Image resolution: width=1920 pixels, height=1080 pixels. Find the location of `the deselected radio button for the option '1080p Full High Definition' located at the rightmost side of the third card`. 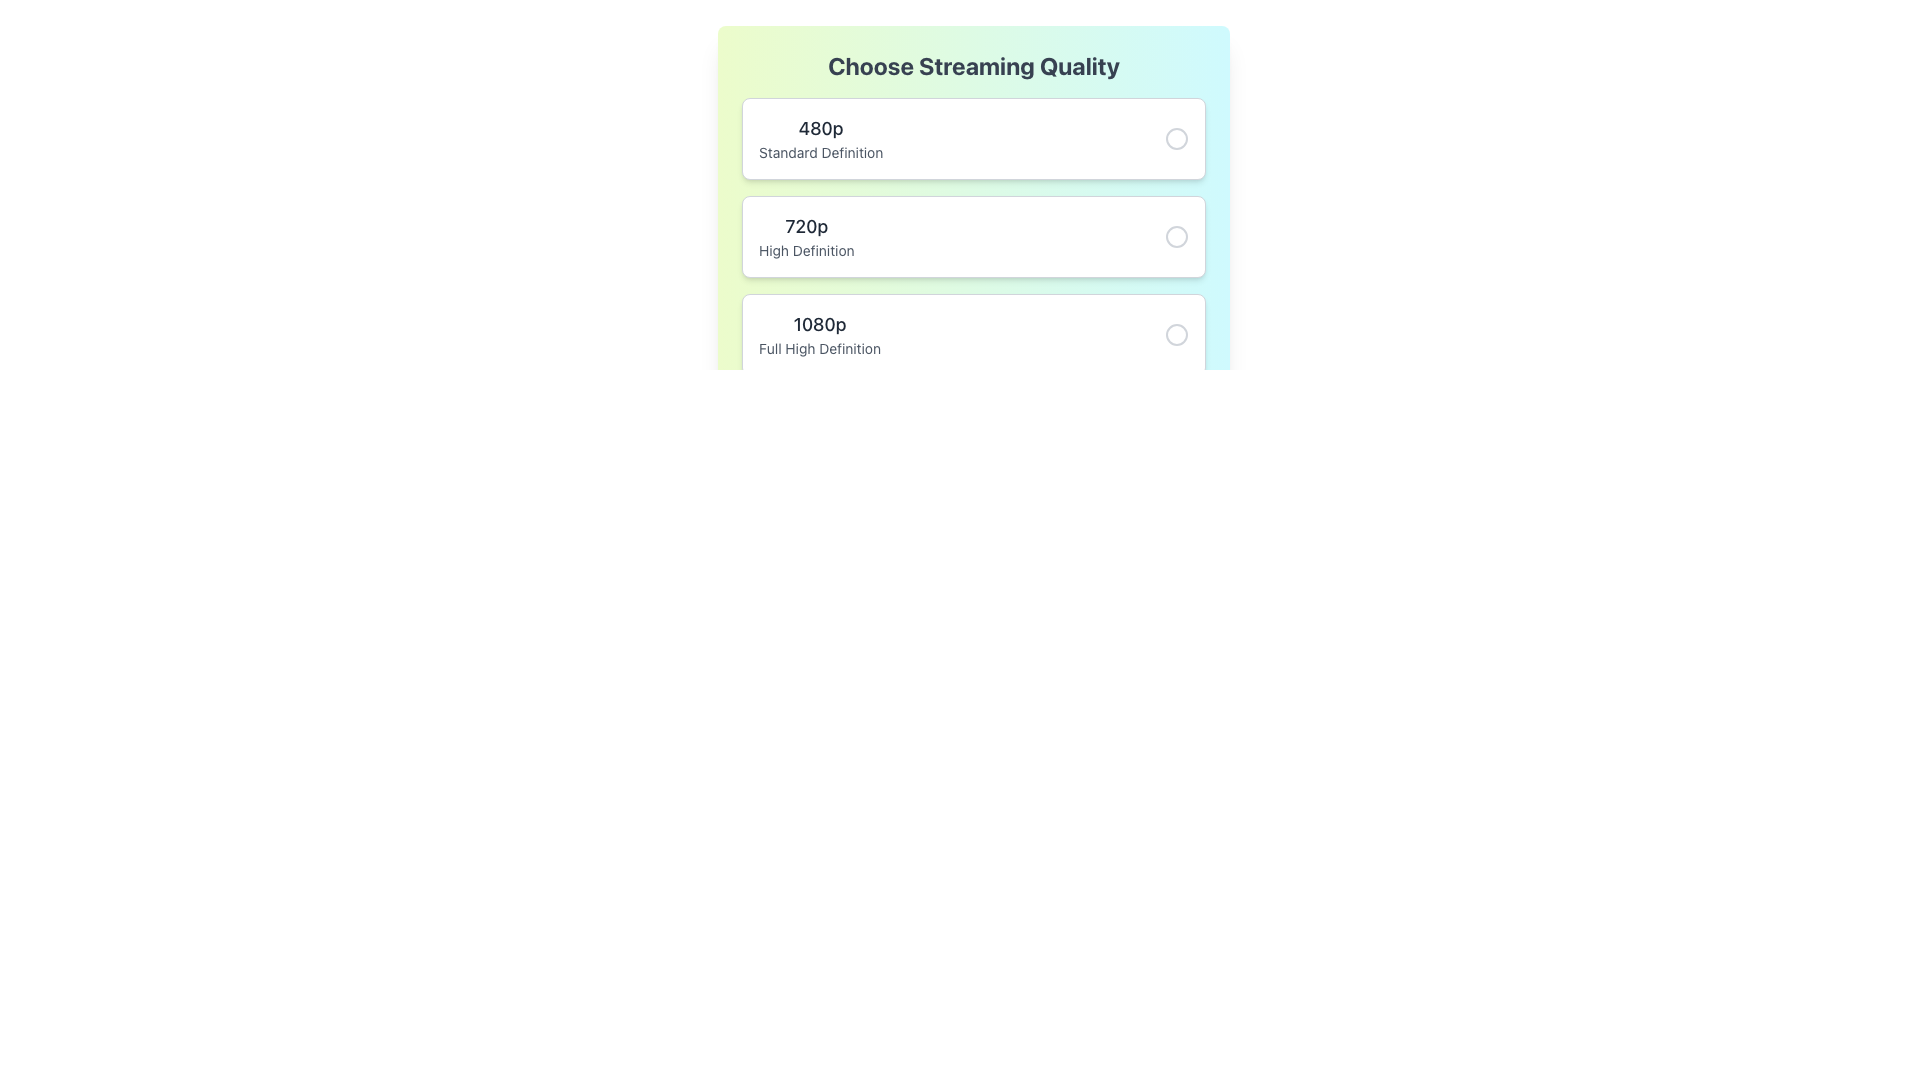

the deselected radio button for the option '1080p Full High Definition' located at the rightmost side of the third card is located at coordinates (1176, 334).